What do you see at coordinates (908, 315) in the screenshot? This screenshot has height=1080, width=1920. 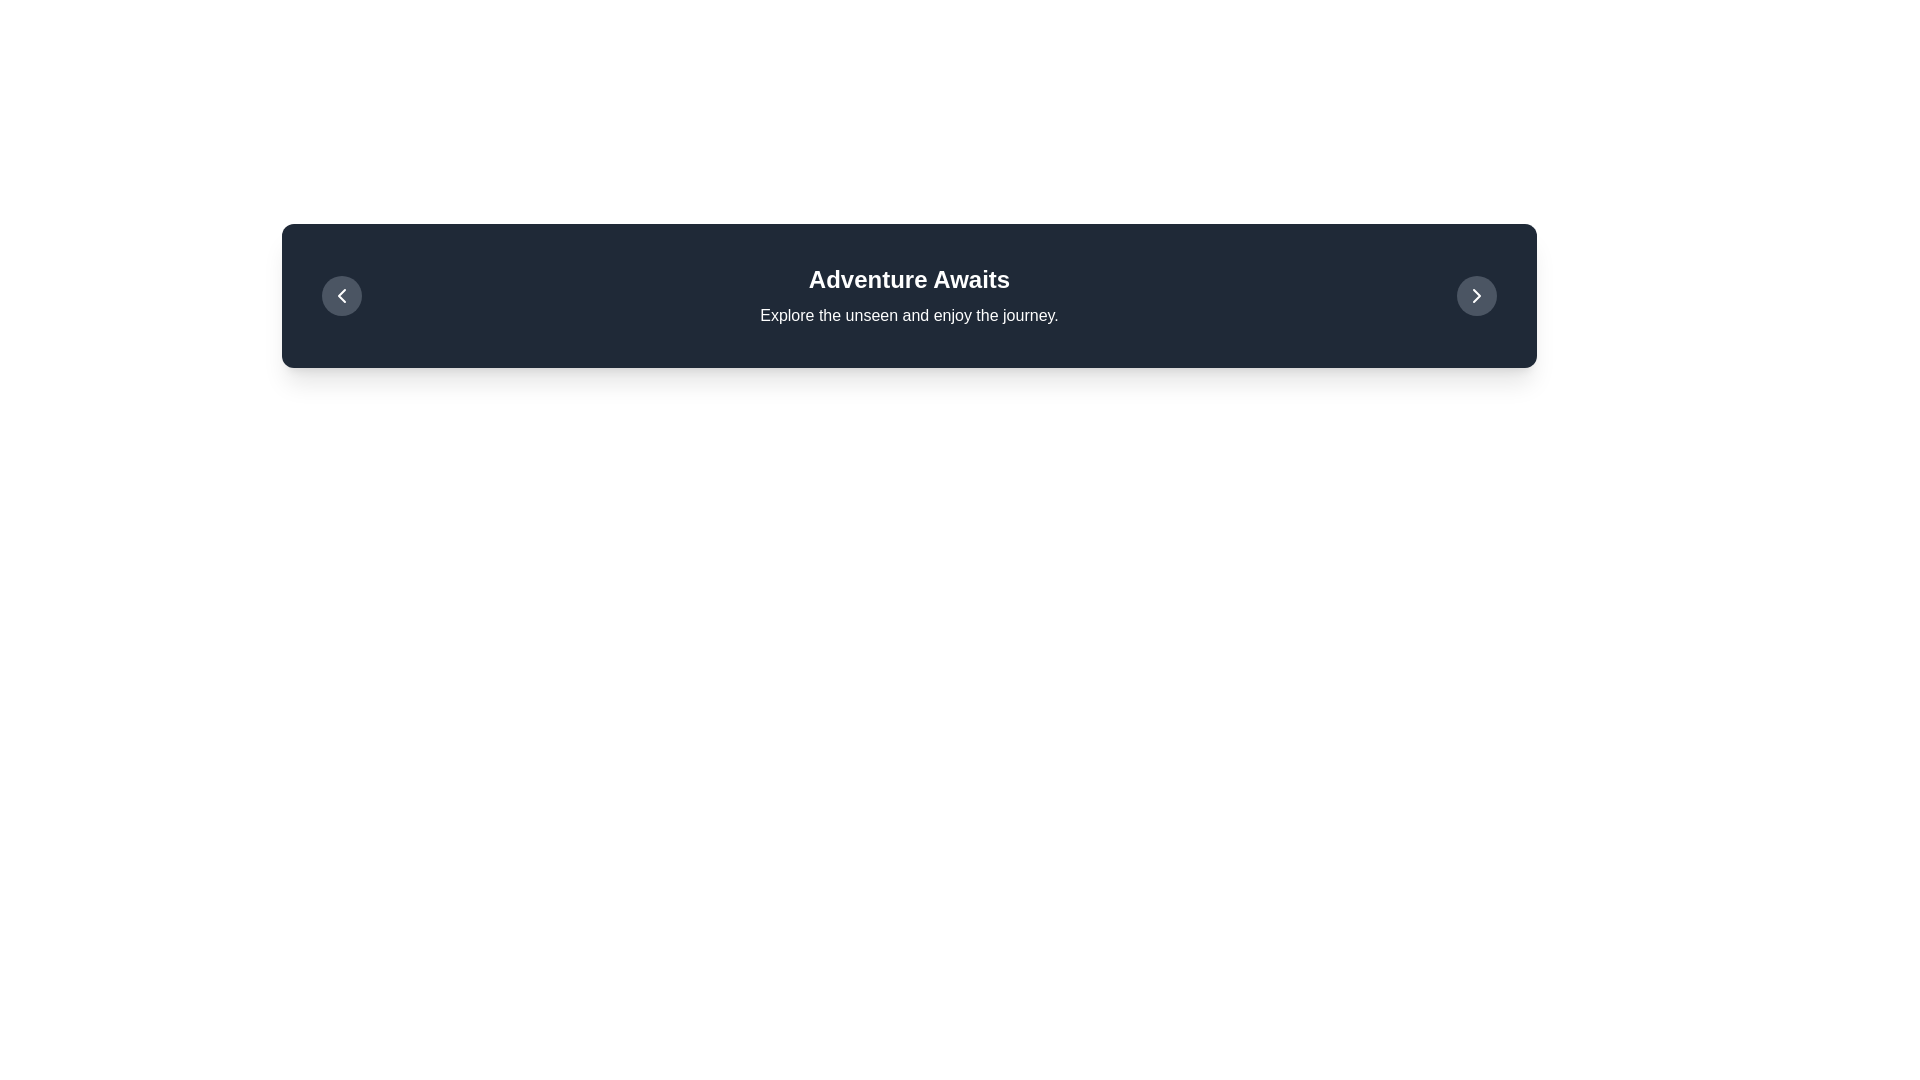 I see `the Text Display element containing the phrase 'Explore the unseen and enjoy the journey.' located below the 'Adventure Awaits' heading in the dark blue rectangular section` at bounding box center [908, 315].